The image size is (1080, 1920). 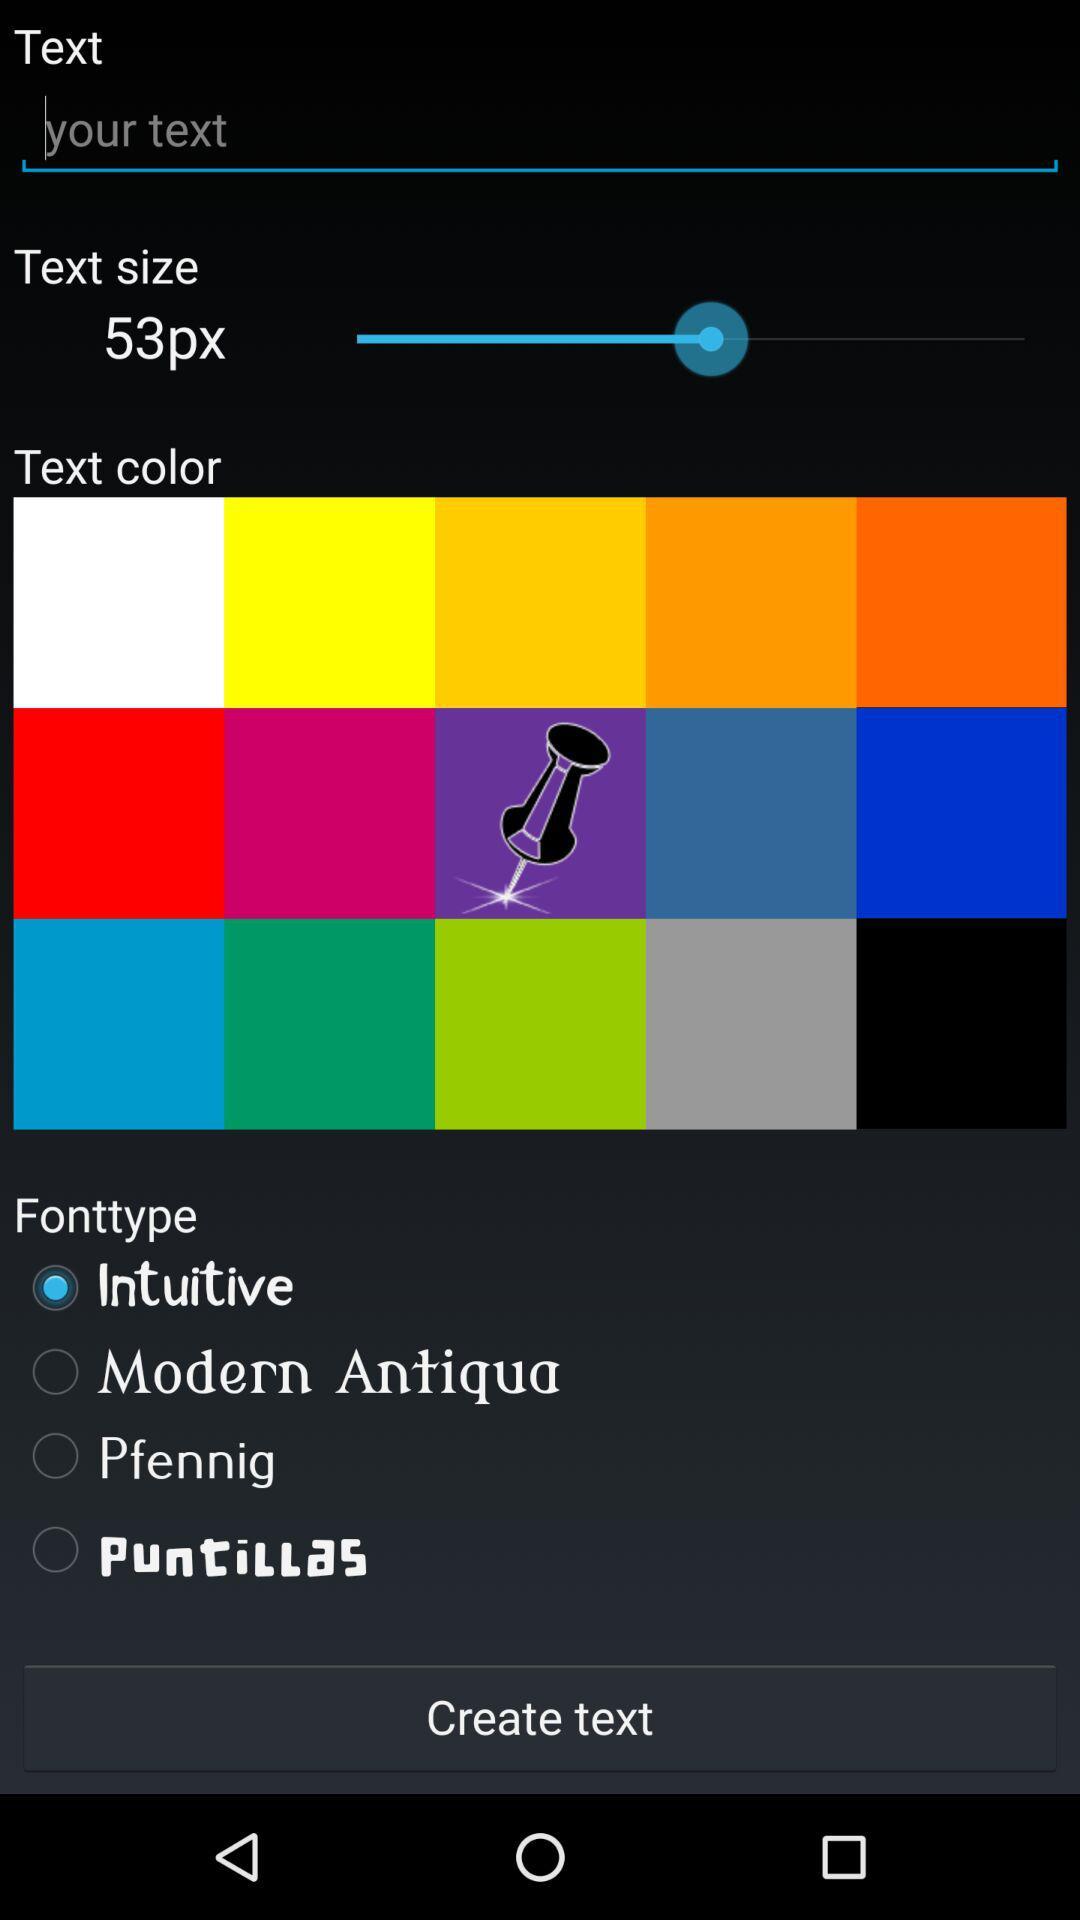 I want to click on text color select, so click(x=118, y=1024).